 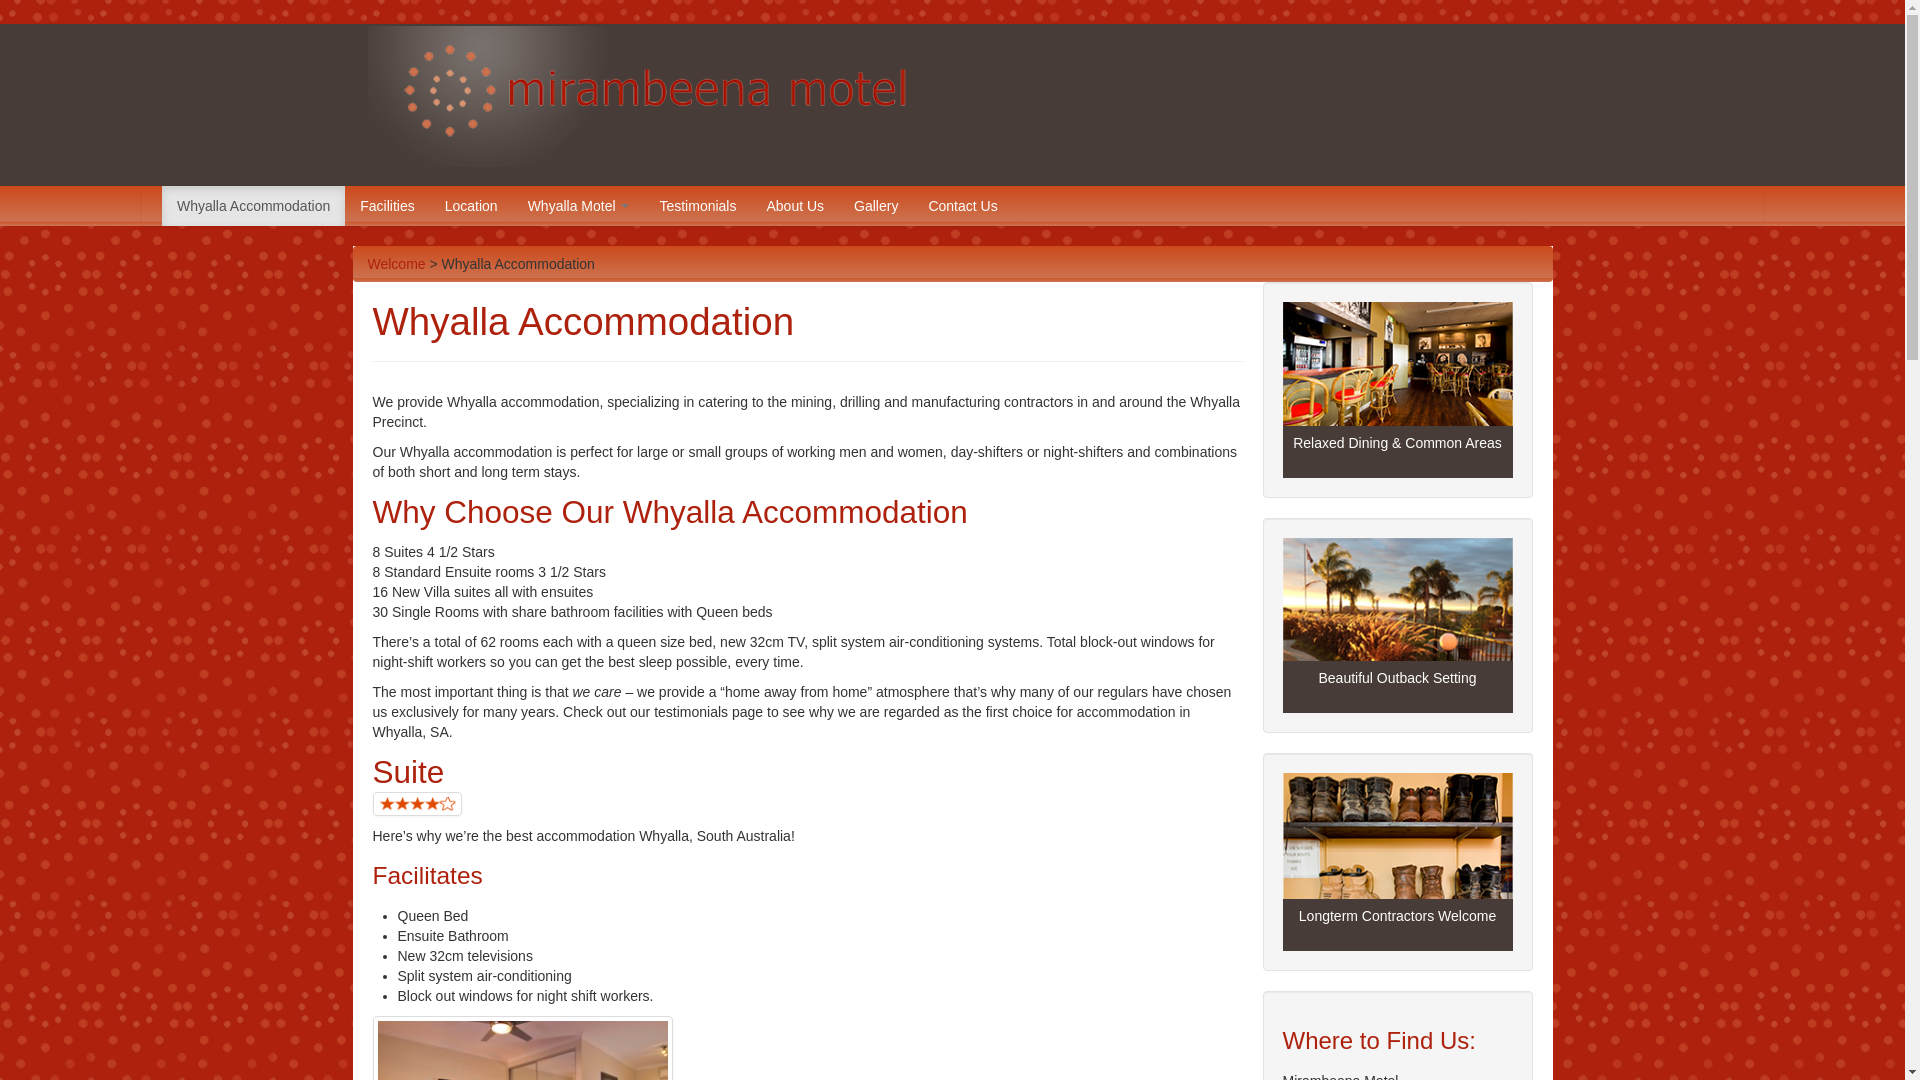 What do you see at coordinates (368, 262) in the screenshot?
I see `'Welcome'` at bounding box center [368, 262].